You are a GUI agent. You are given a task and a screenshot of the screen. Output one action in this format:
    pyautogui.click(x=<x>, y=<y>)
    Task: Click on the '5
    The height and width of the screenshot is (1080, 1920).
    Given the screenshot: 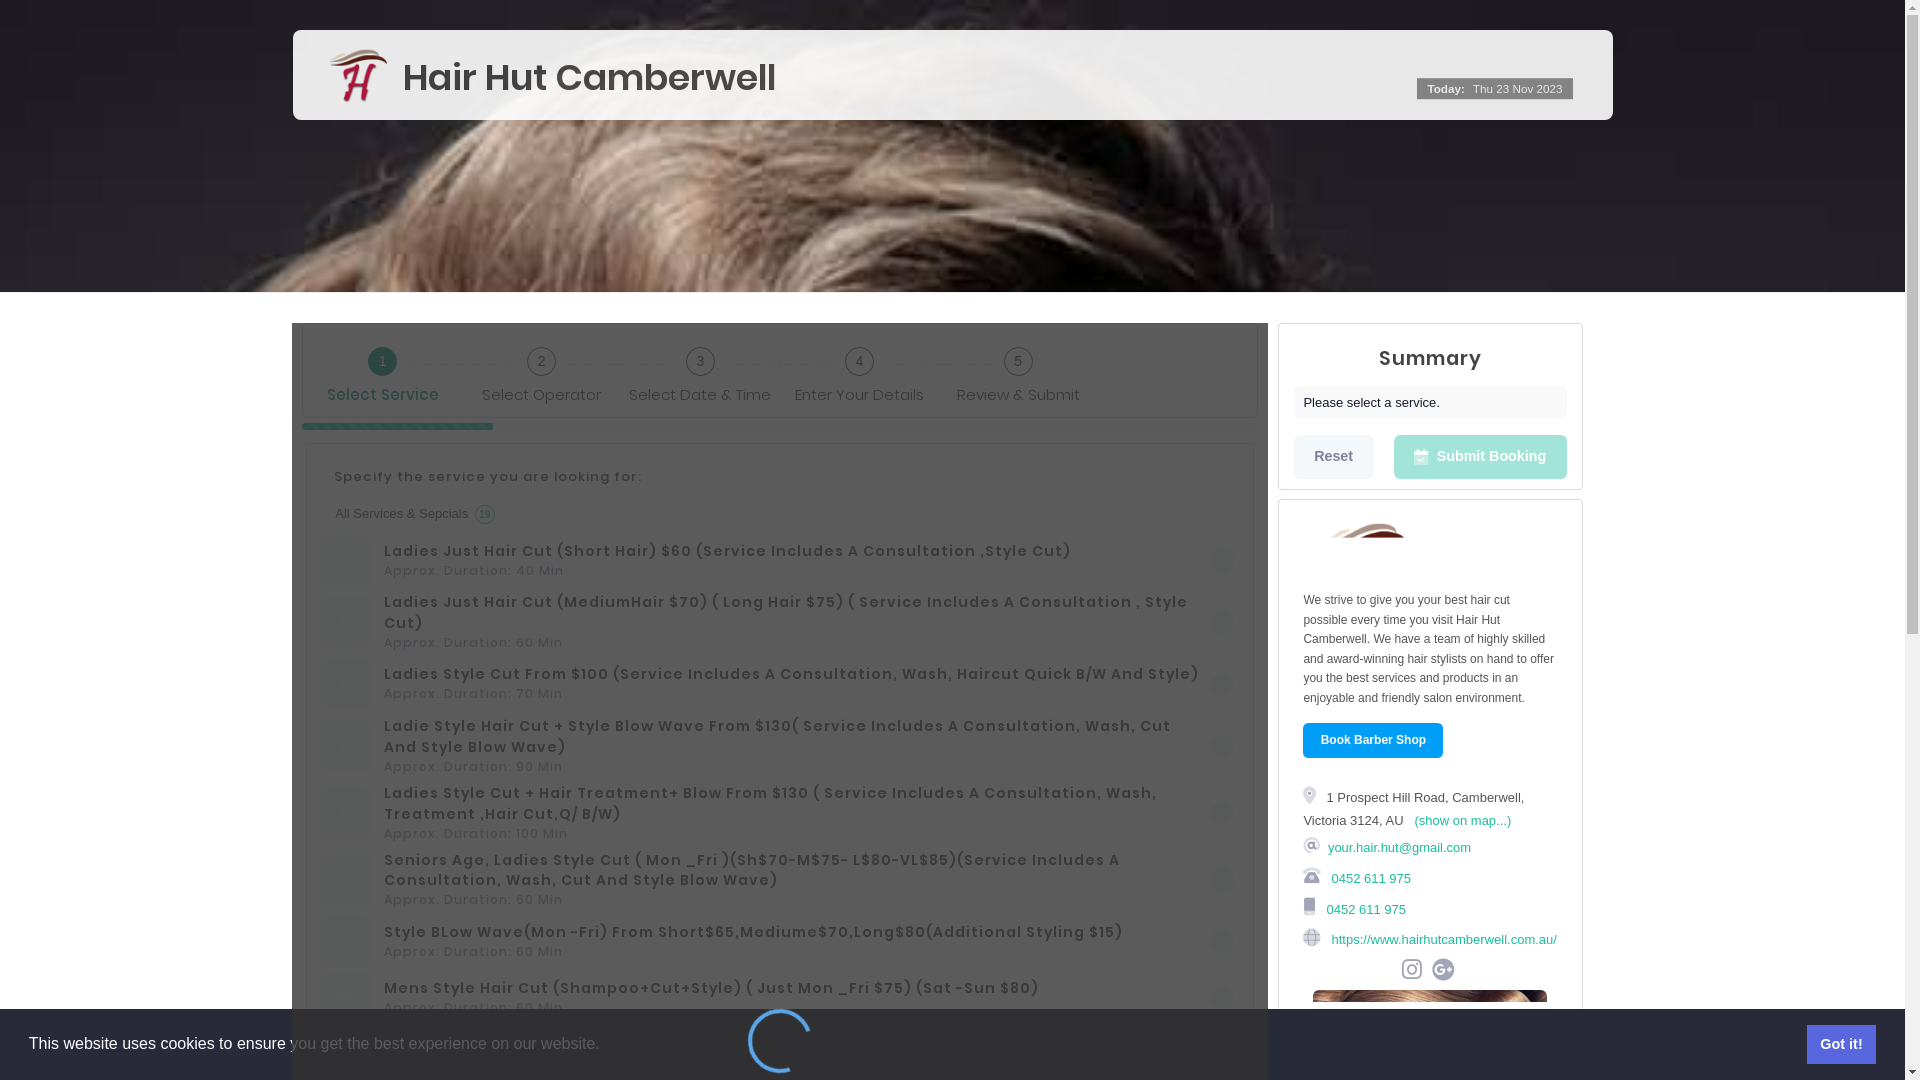 What is the action you would take?
    pyautogui.click(x=1018, y=370)
    